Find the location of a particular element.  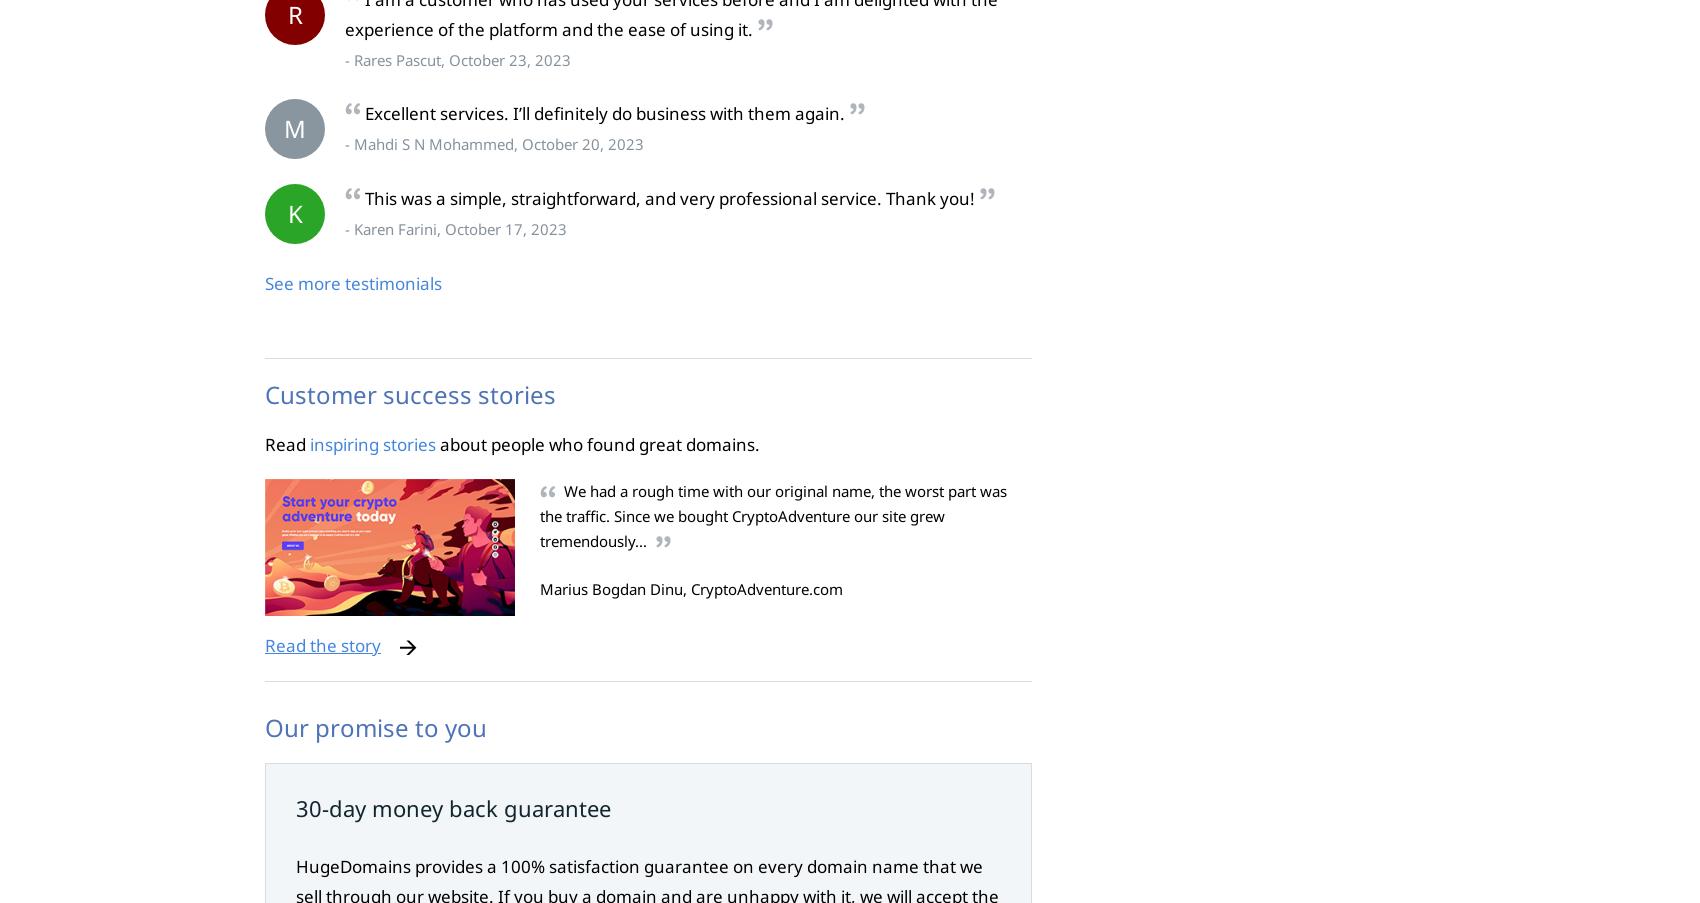

'This was a simple, straightforward, and very professional service. Thank you!' is located at coordinates (669, 198).